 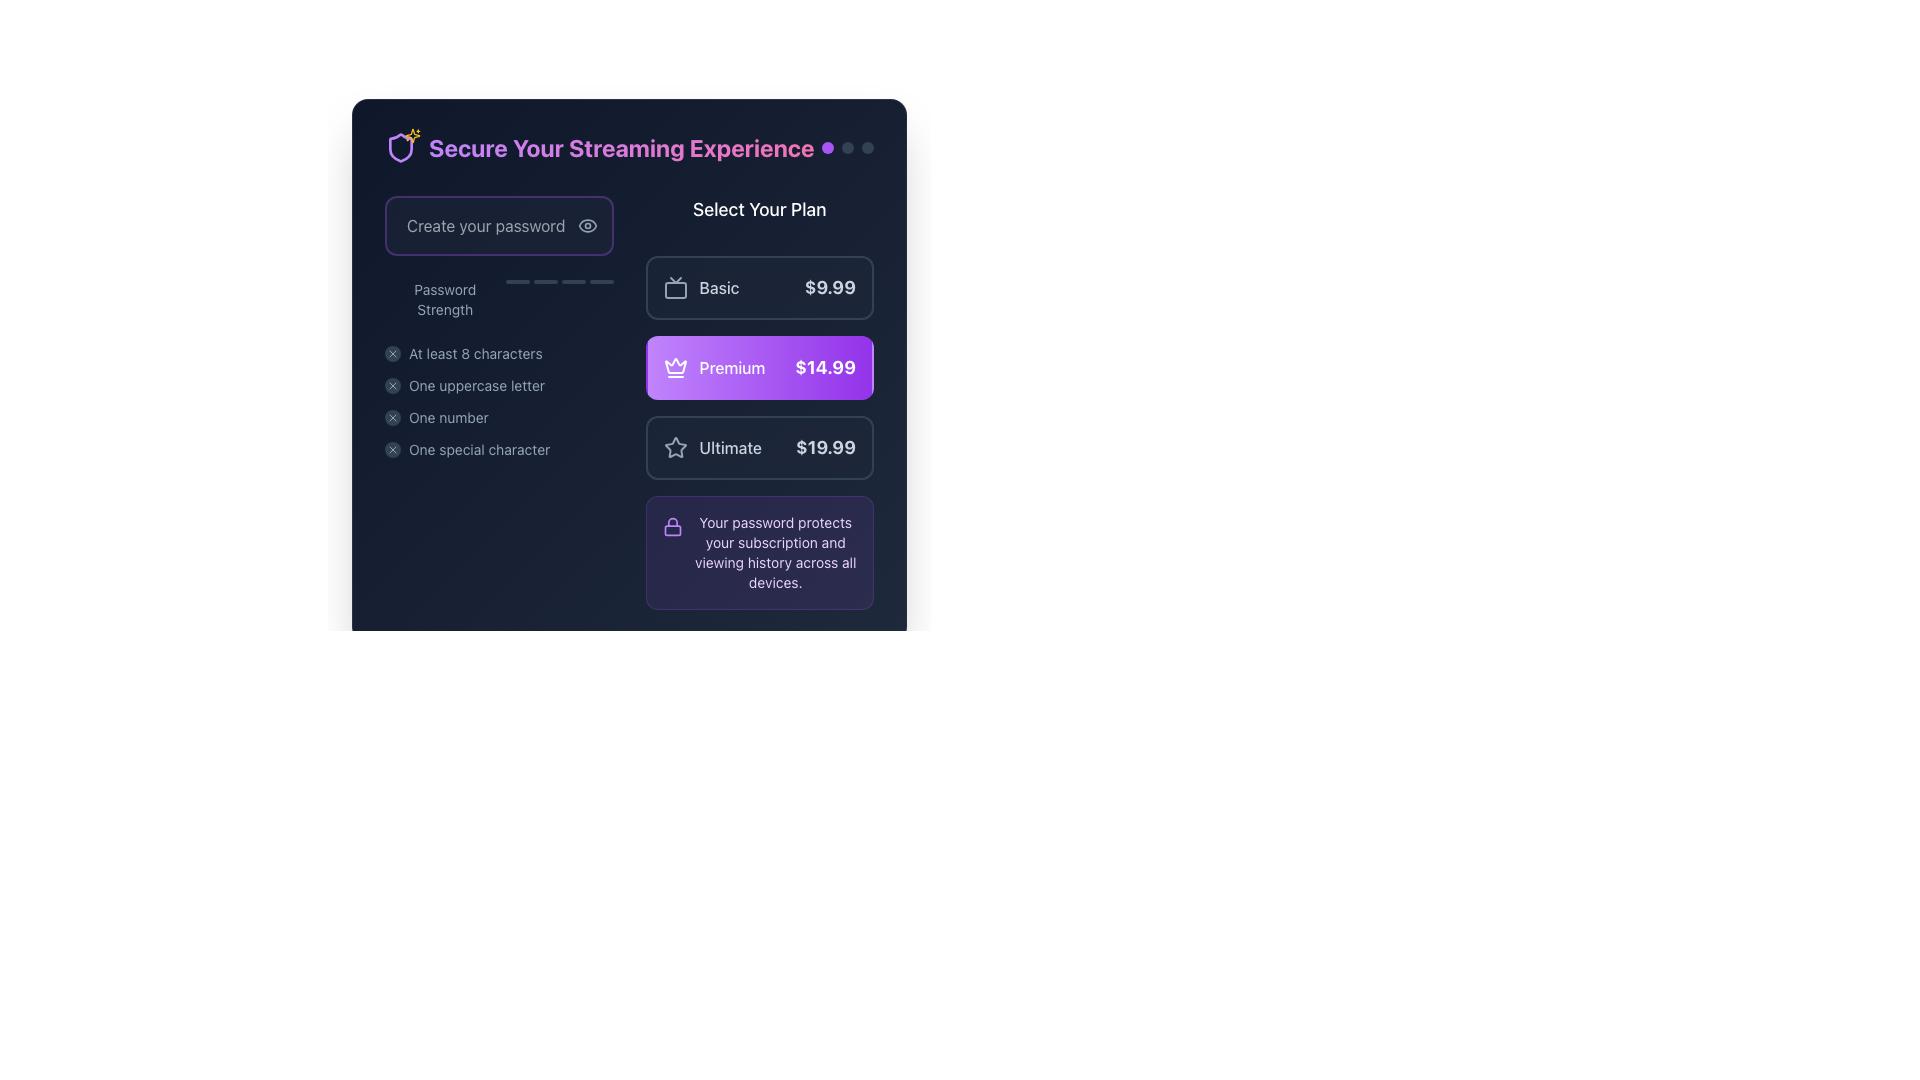 I want to click on feedback text indicating unmet password requirements, which is the first item in the vertical list below the 'Create your password' input field, so click(x=499, y=353).